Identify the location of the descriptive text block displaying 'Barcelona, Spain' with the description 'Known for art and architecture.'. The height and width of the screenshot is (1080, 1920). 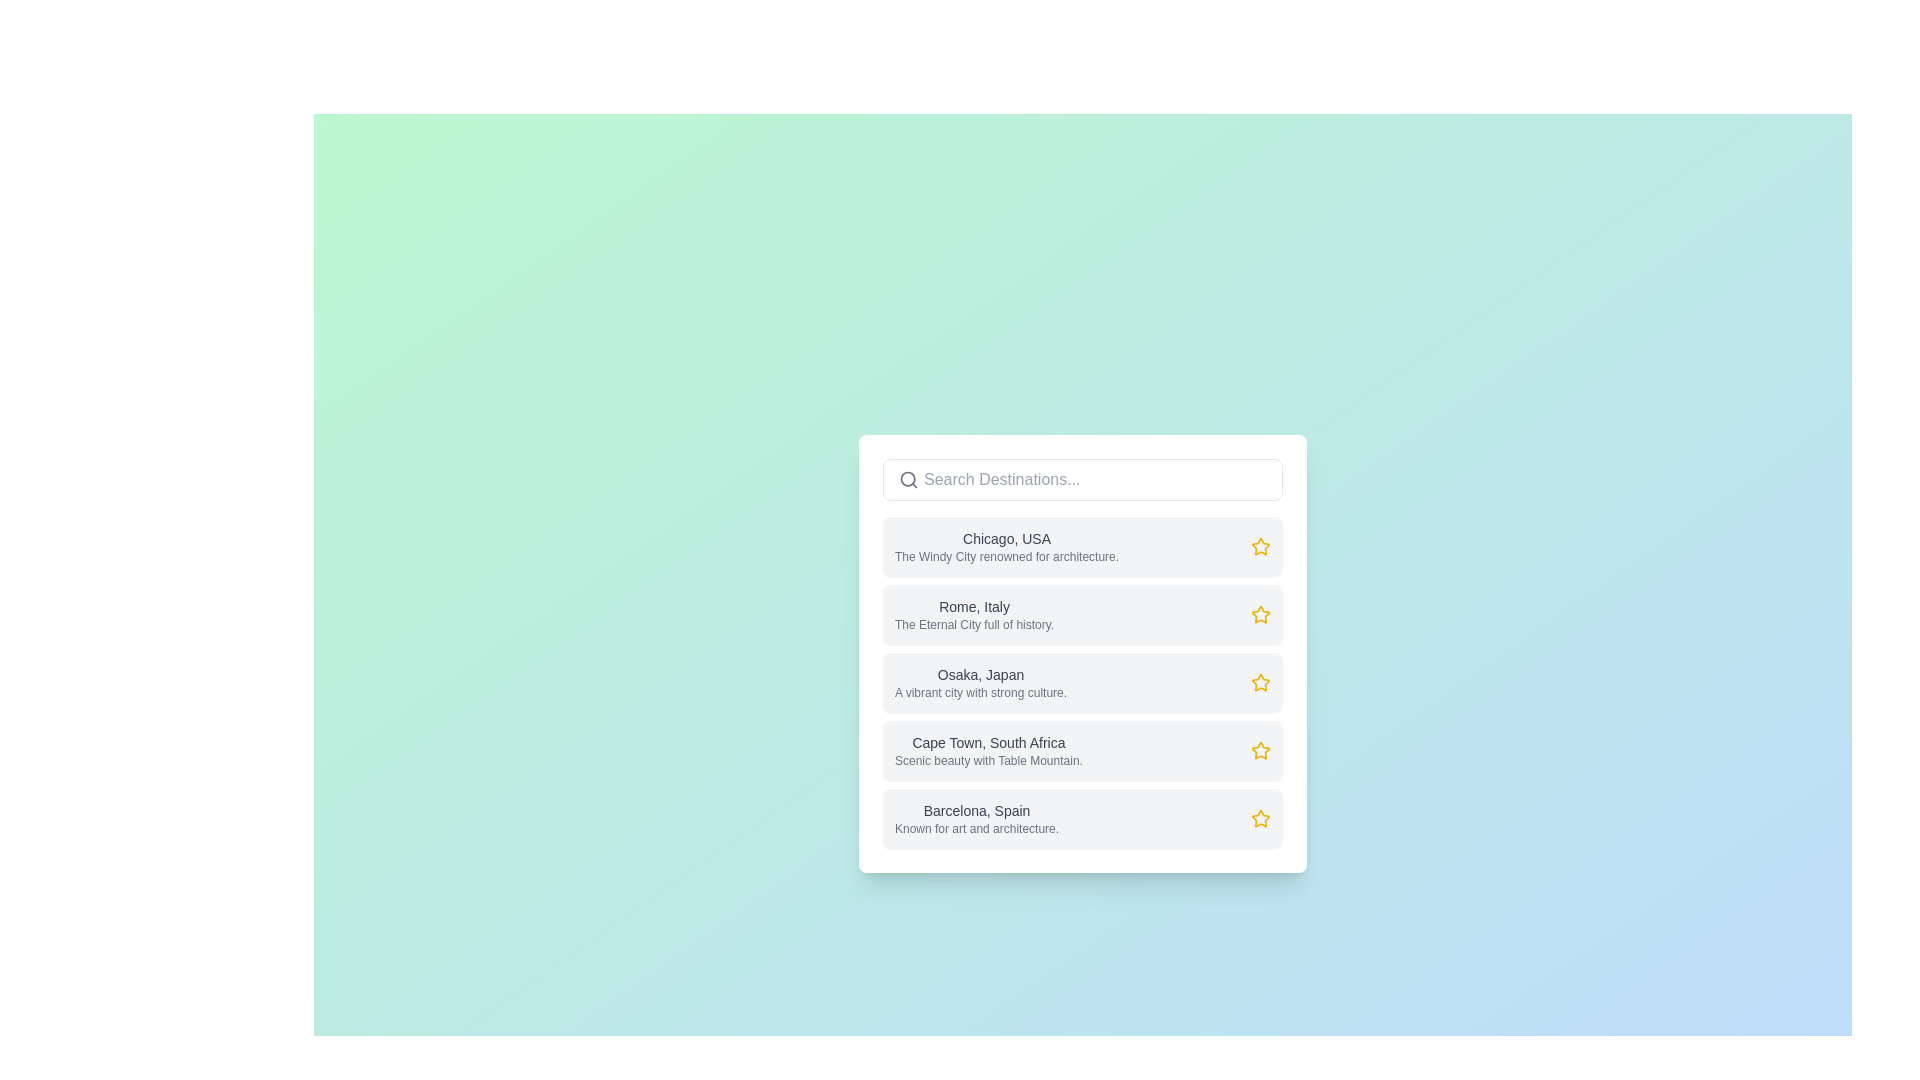
(977, 818).